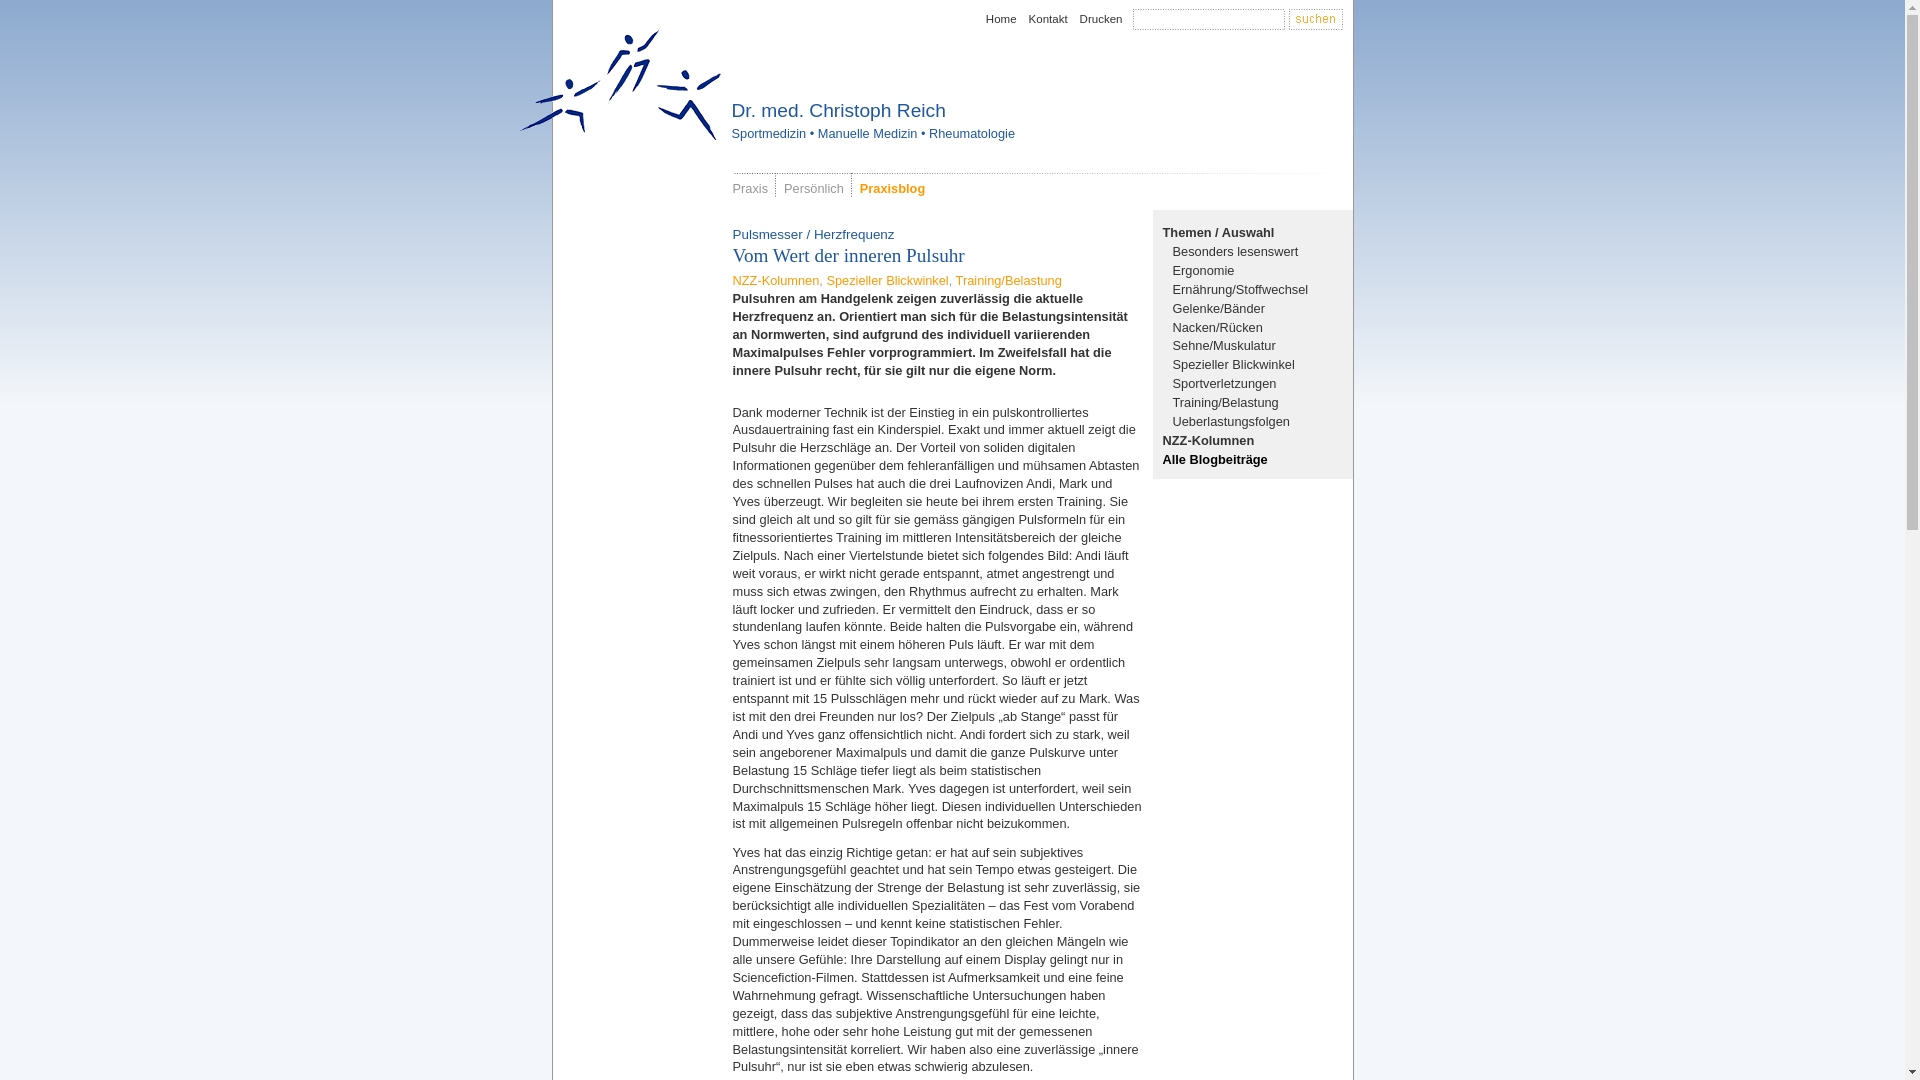 The image size is (1920, 1080). Describe the element at coordinates (985, 19) in the screenshot. I see `'Home'` at that location.